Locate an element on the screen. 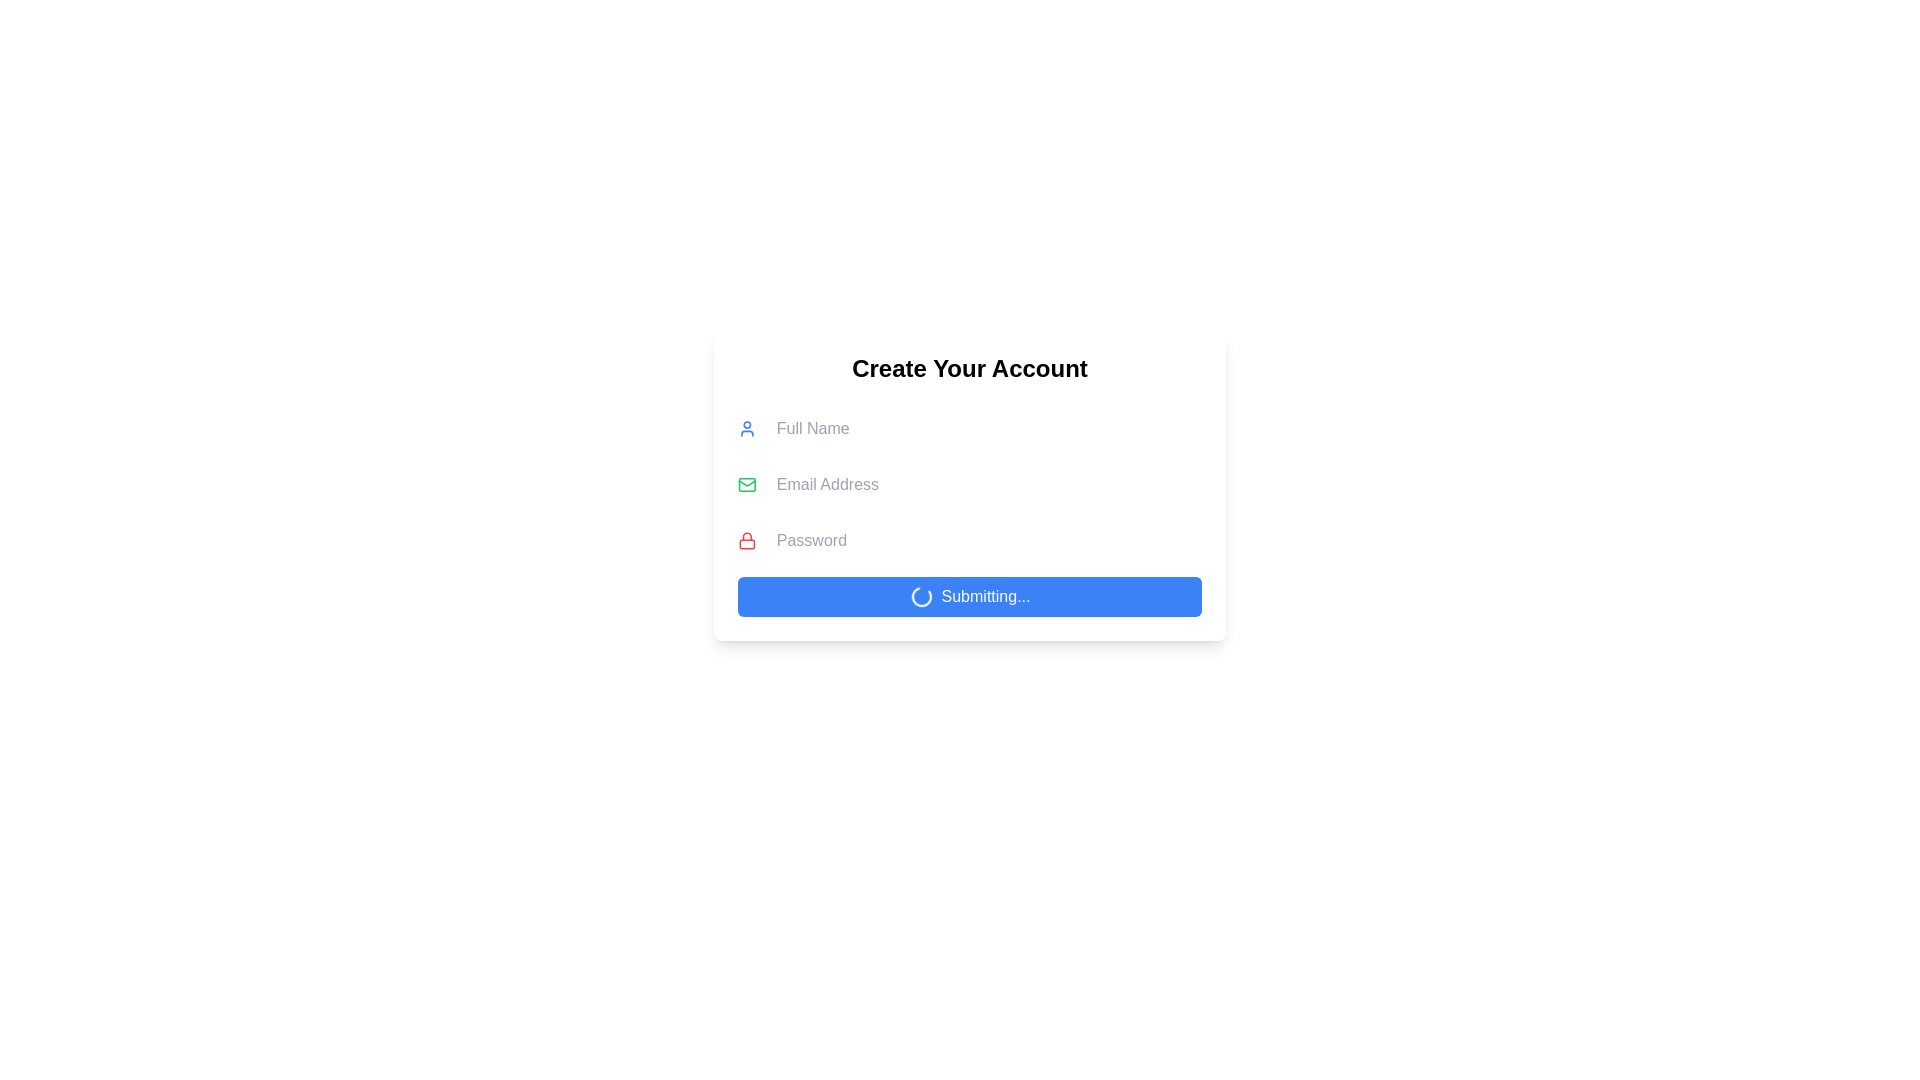 The height and width of the screenshot is (1080, 1920). the decorative rectangular body of the envelope icon, which is located to the left of the 'Email Address' input field in the registration interface is located at coordinates (746, 485).